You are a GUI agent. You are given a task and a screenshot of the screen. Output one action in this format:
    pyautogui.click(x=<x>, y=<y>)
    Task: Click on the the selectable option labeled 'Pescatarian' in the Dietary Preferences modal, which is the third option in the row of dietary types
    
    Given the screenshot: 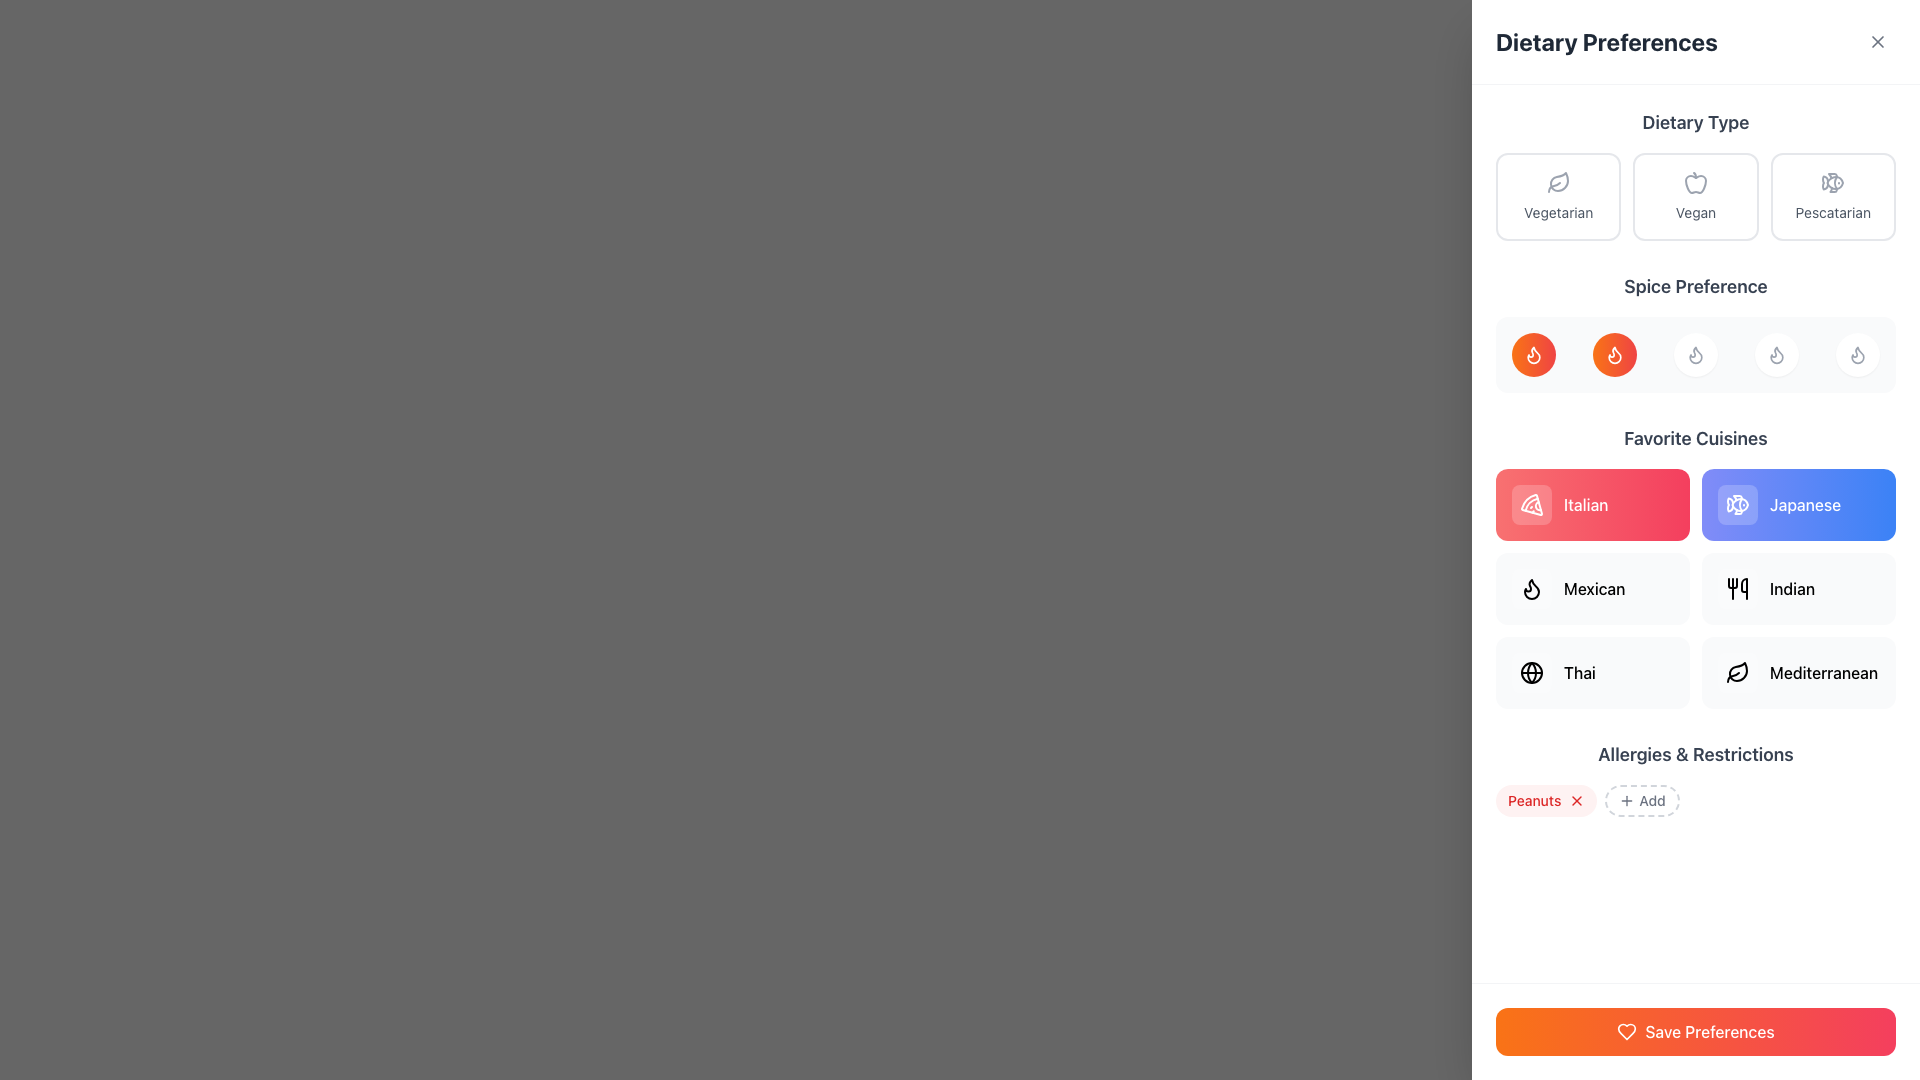 What is the action you would take?
    pyautogui.click(x=1833, y=196)
    